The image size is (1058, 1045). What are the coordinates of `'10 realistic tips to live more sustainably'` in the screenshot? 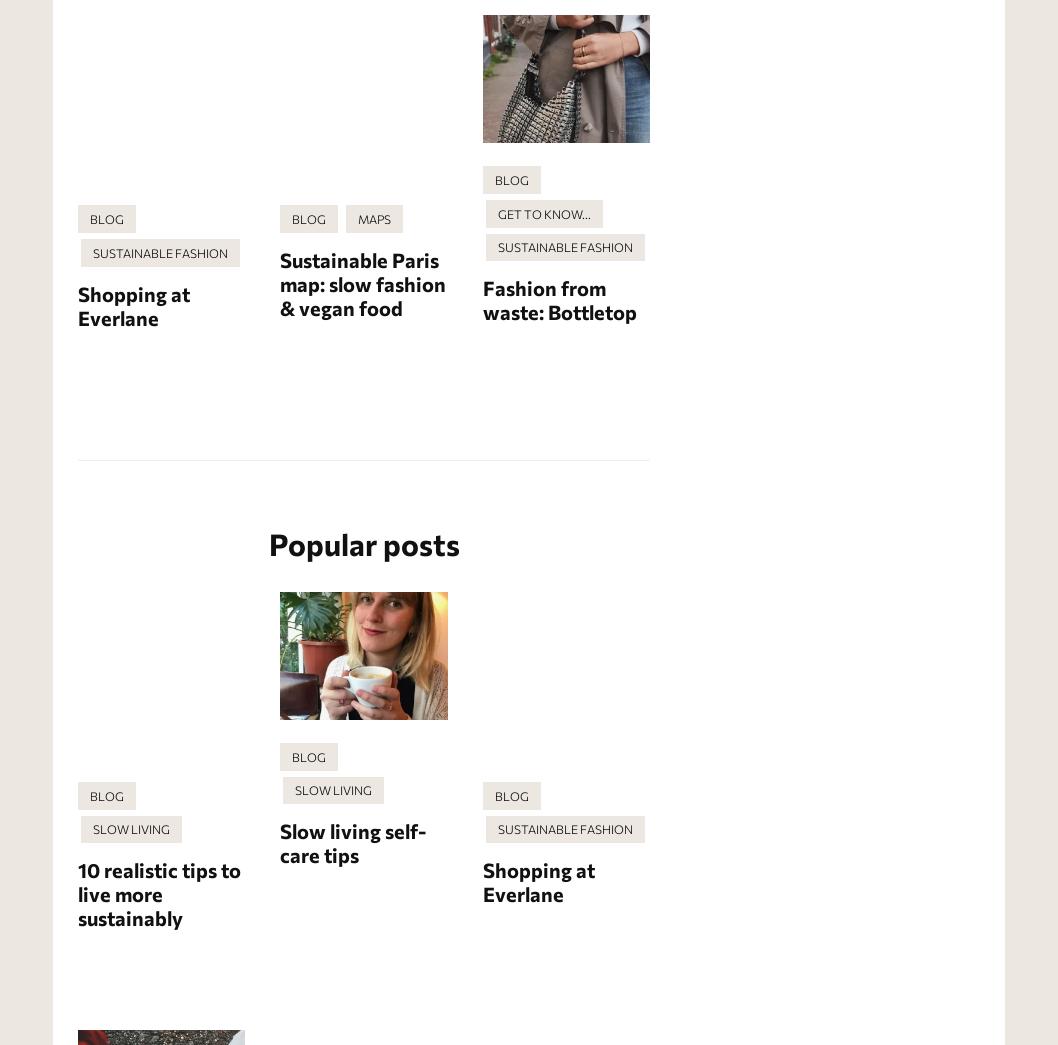 It's located at (157, 893).